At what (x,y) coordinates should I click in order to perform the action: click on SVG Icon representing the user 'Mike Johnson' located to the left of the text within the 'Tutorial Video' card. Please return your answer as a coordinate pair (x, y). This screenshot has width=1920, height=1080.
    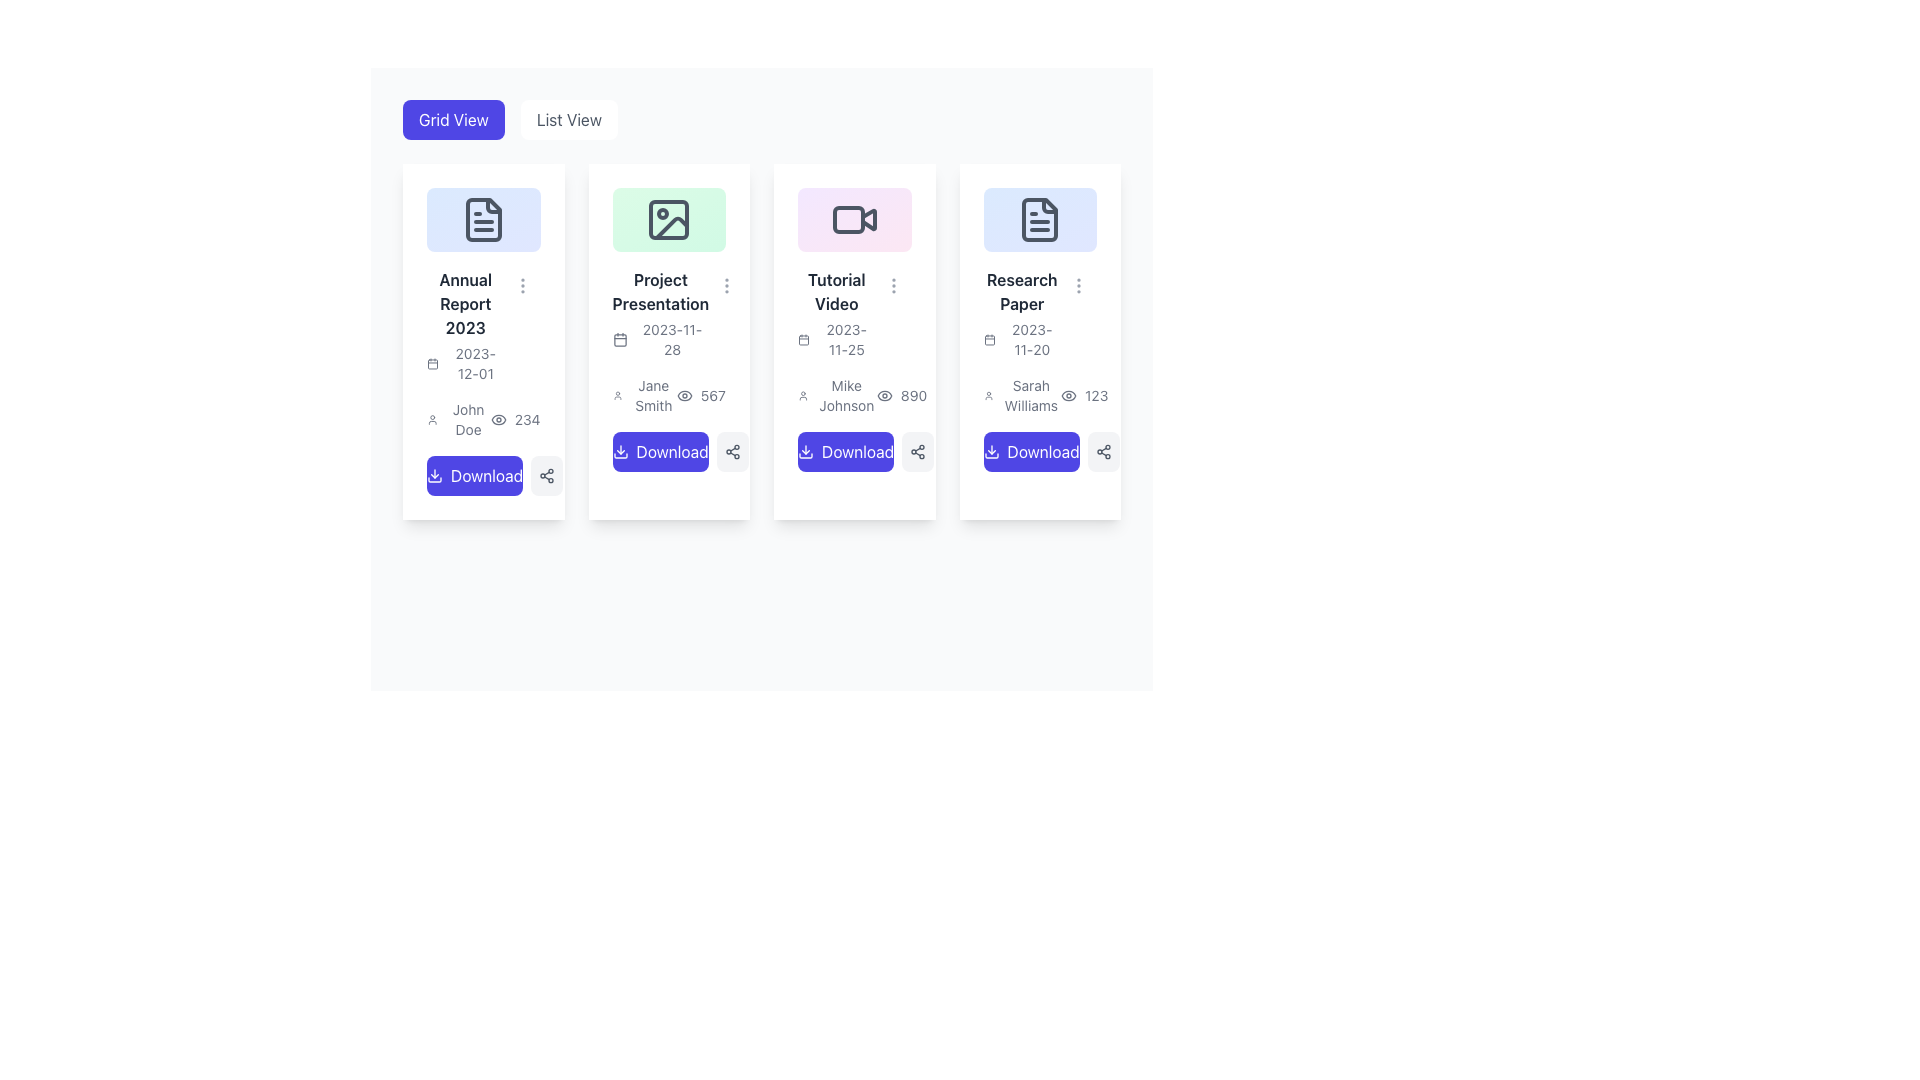
    Looking at the image, I should click on (803, 395).